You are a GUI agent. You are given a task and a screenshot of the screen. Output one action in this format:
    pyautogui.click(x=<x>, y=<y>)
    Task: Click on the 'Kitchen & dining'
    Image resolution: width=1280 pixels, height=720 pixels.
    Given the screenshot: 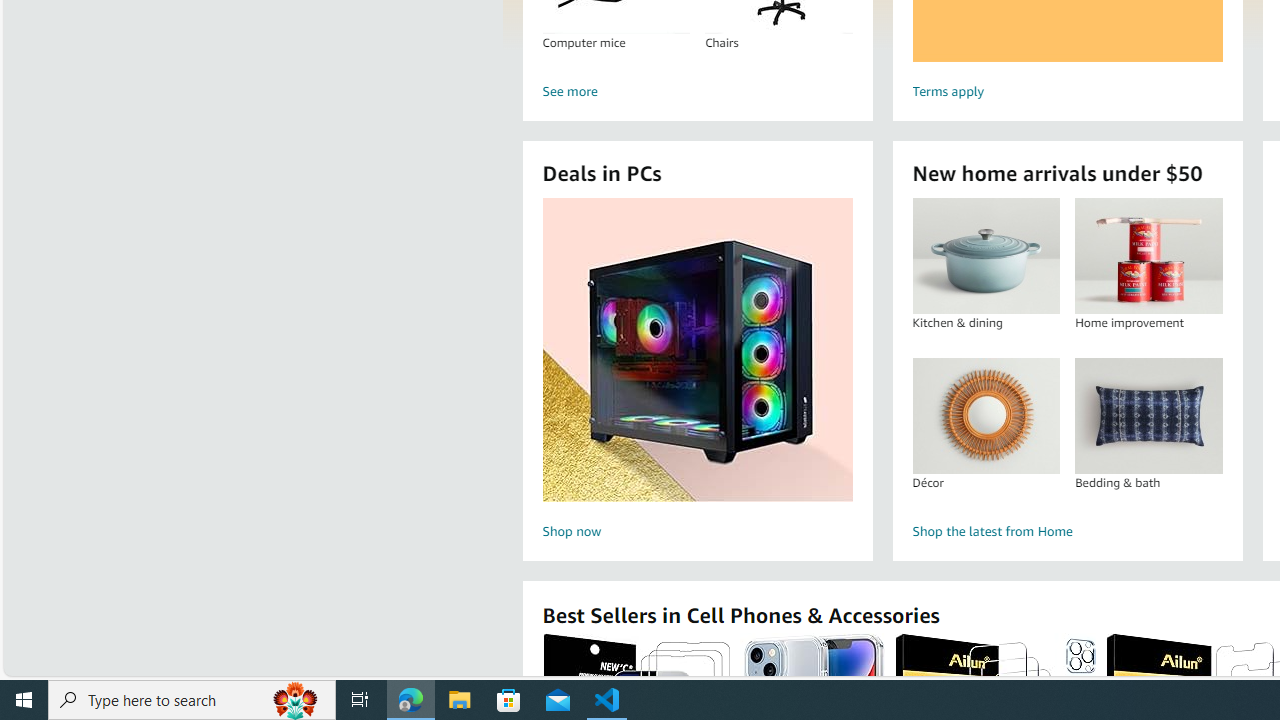 What is the action you would take?
    pyautogui.click(x=986, y=255)
    